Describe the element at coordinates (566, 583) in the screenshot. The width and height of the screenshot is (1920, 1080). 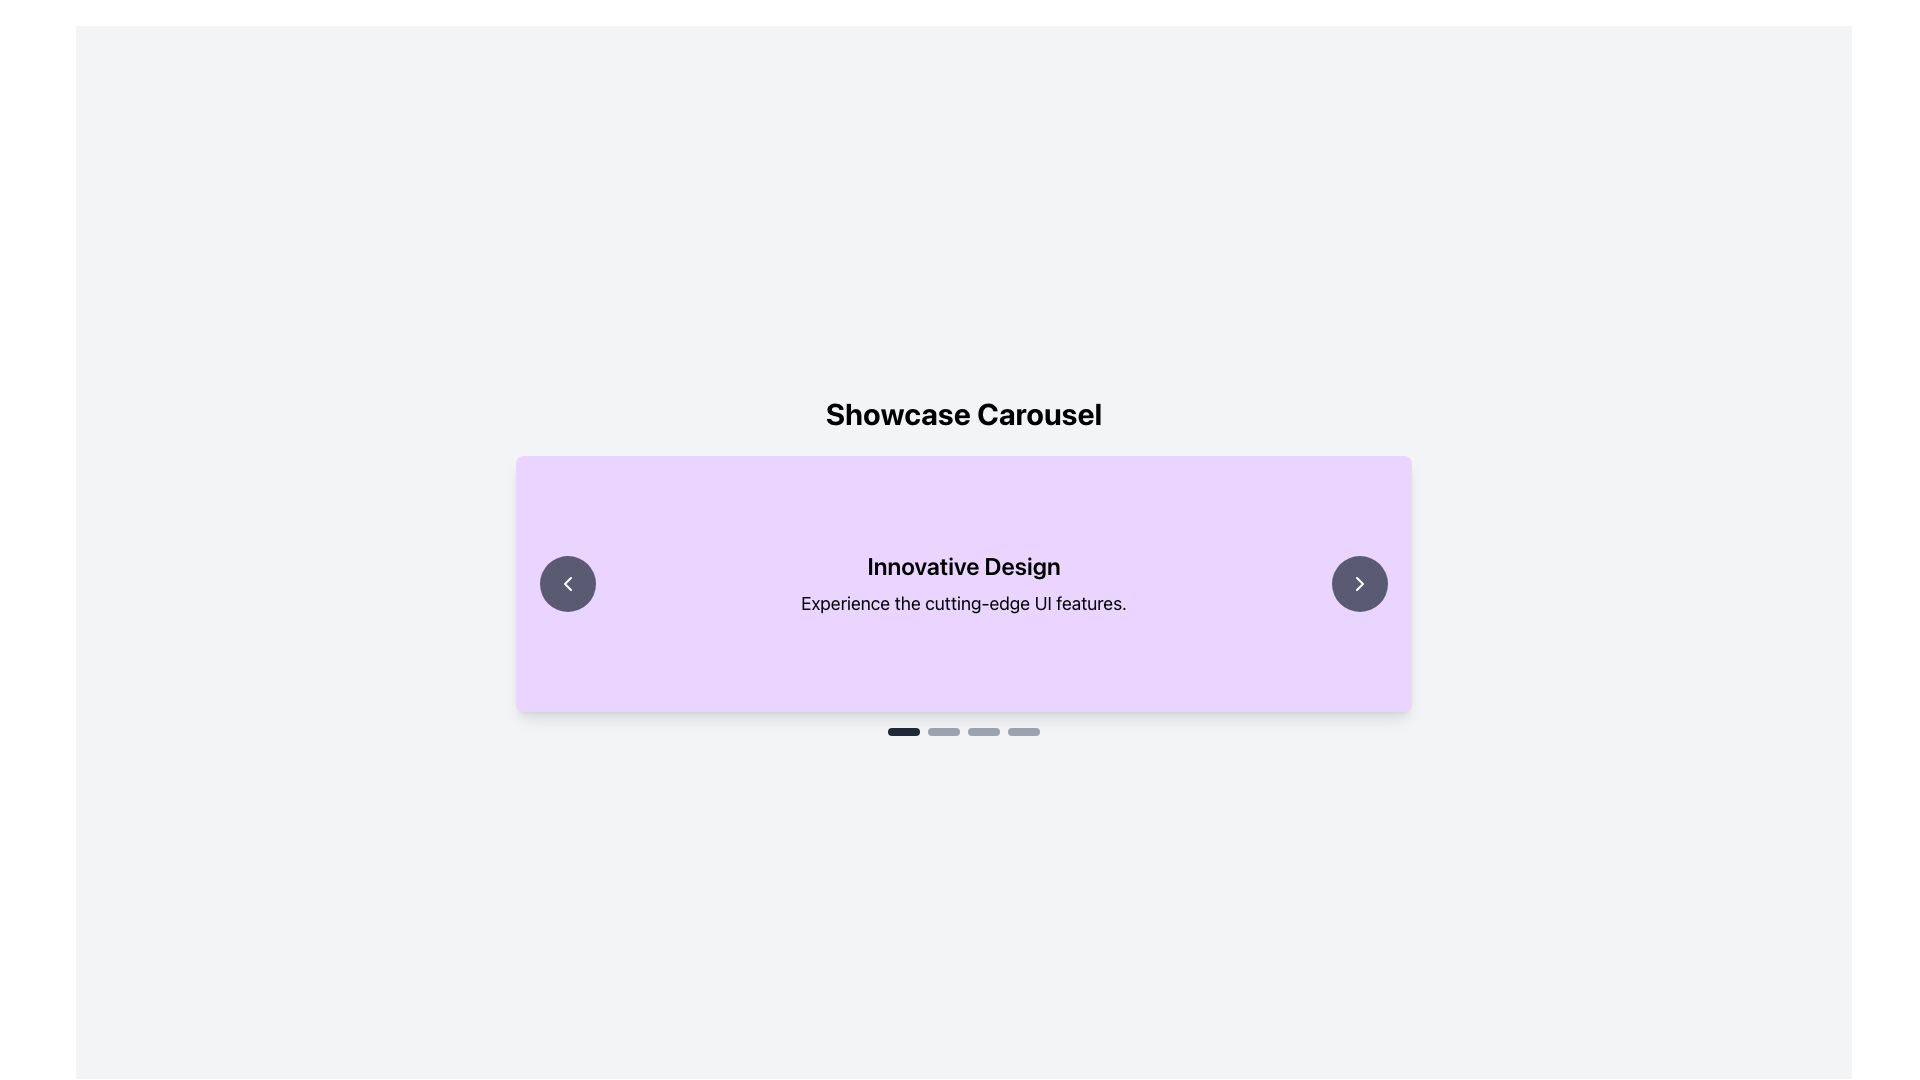
I see `the left arrow icon on the circular button` at that location.